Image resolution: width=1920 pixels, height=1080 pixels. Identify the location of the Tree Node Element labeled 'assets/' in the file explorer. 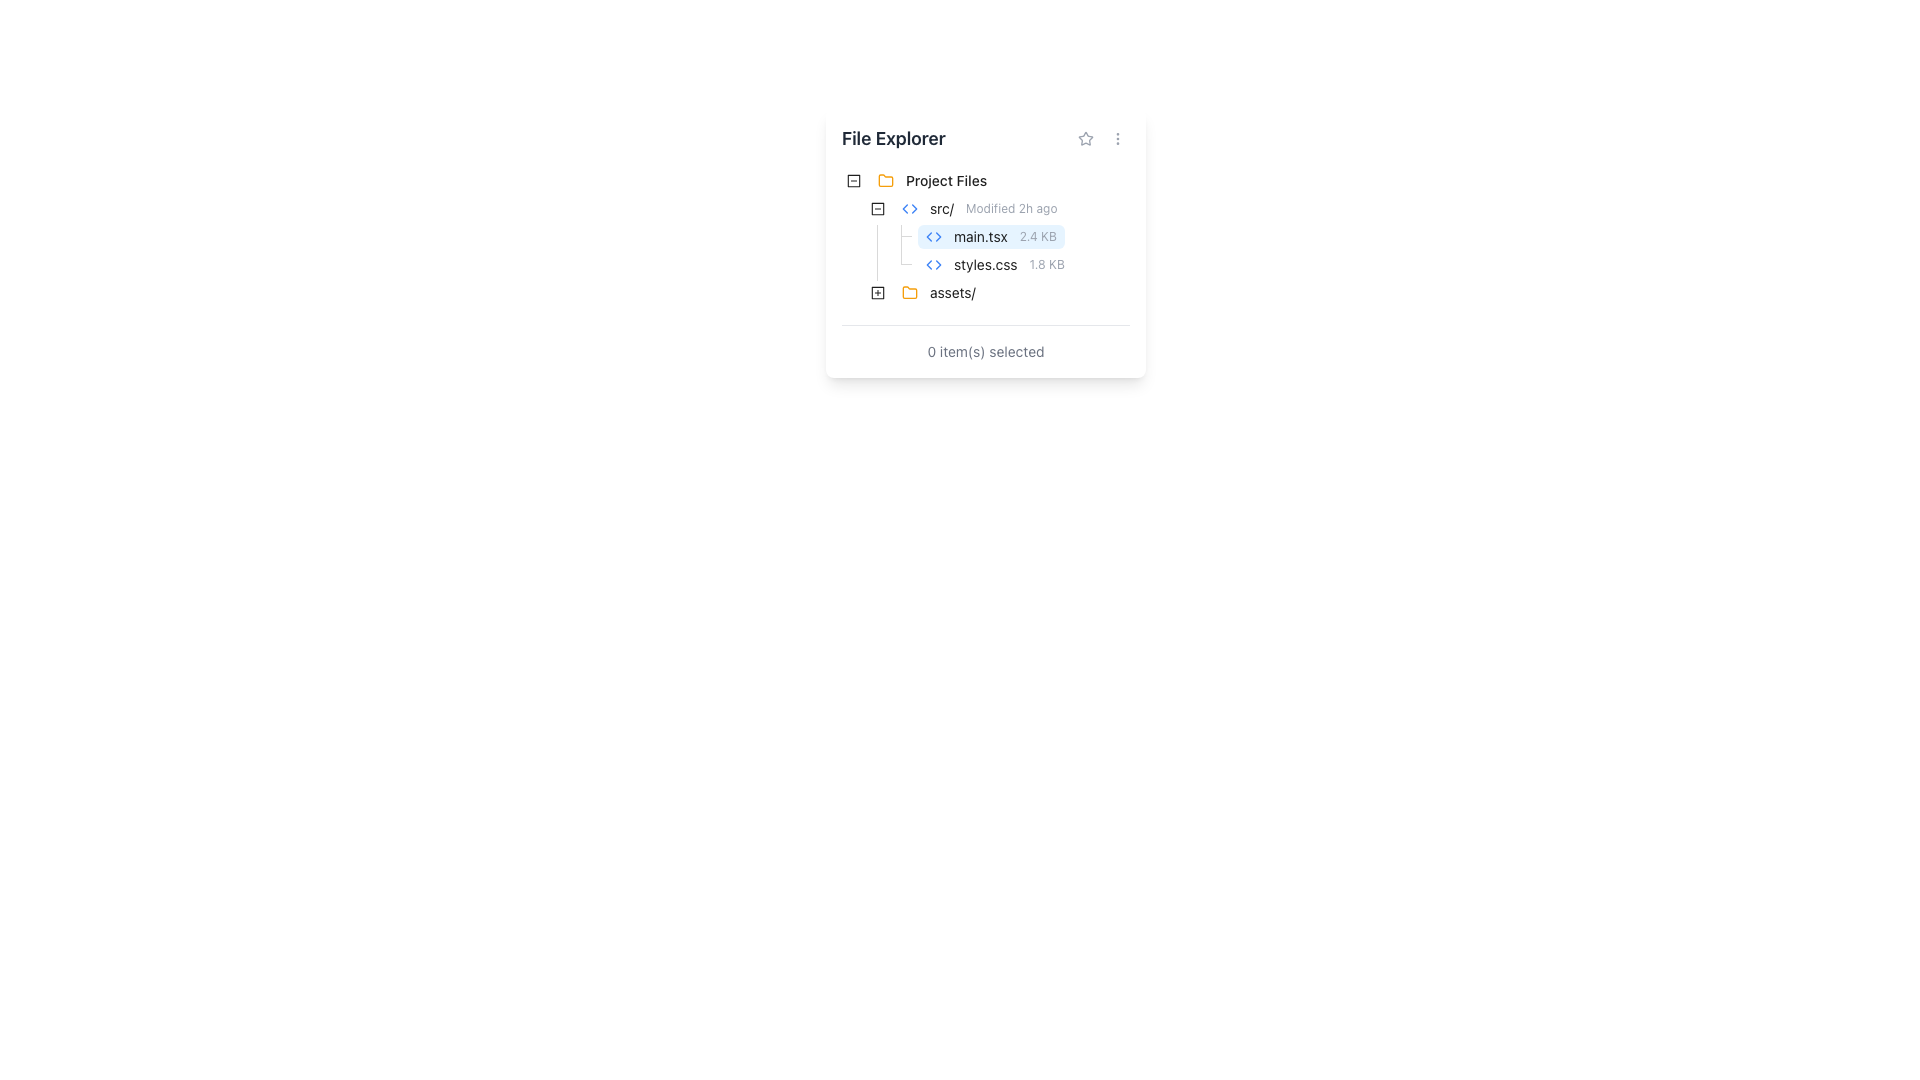
(937, 293).